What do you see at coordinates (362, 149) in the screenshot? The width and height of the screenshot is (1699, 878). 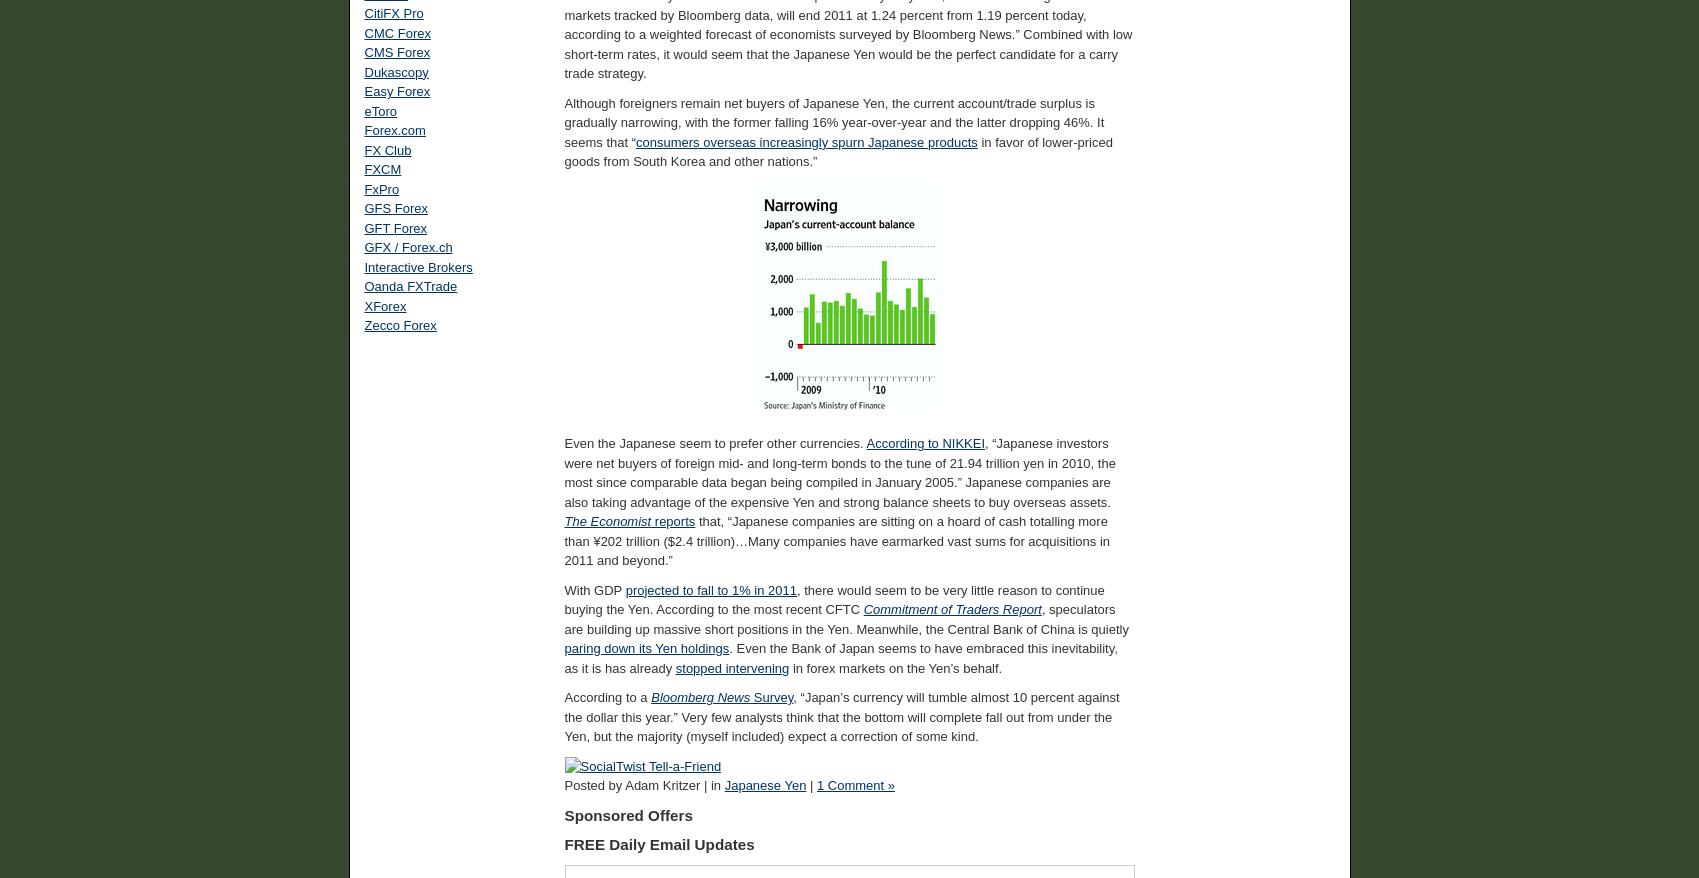 I see `'FX Club'` at bounding box center [362, 149].